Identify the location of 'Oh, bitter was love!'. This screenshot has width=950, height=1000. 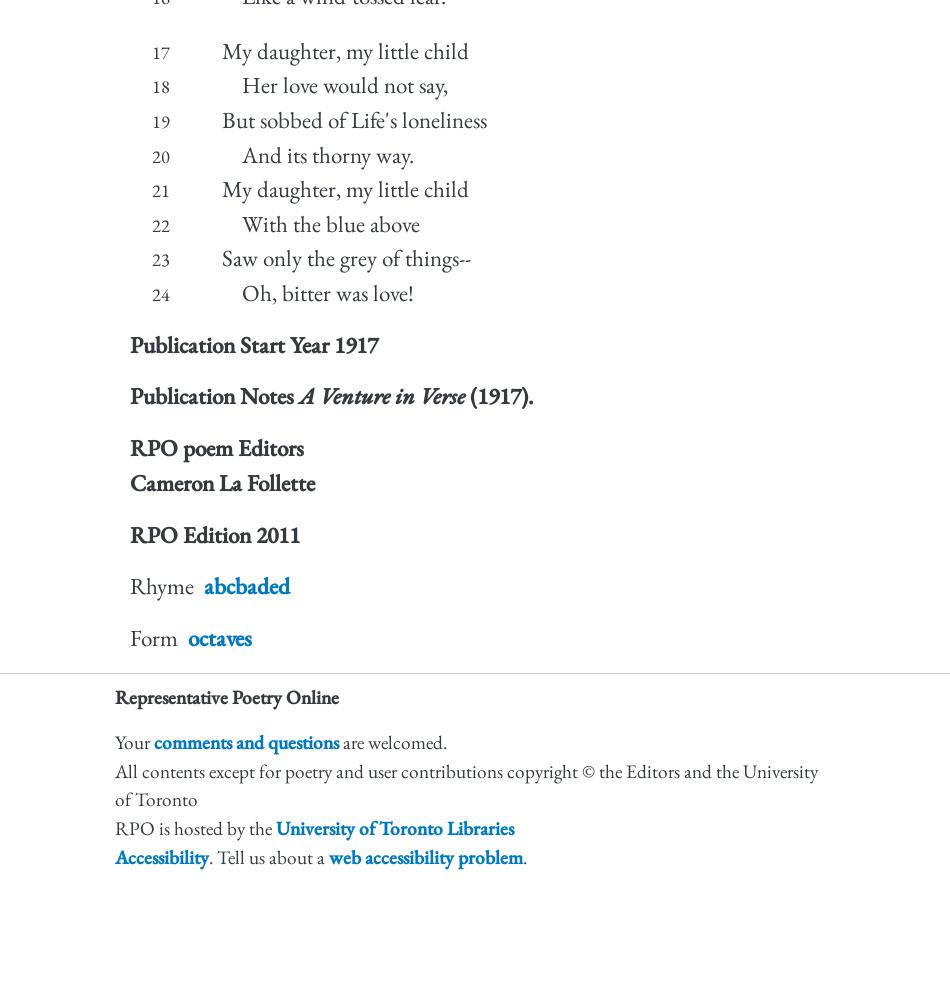
(316, 292).